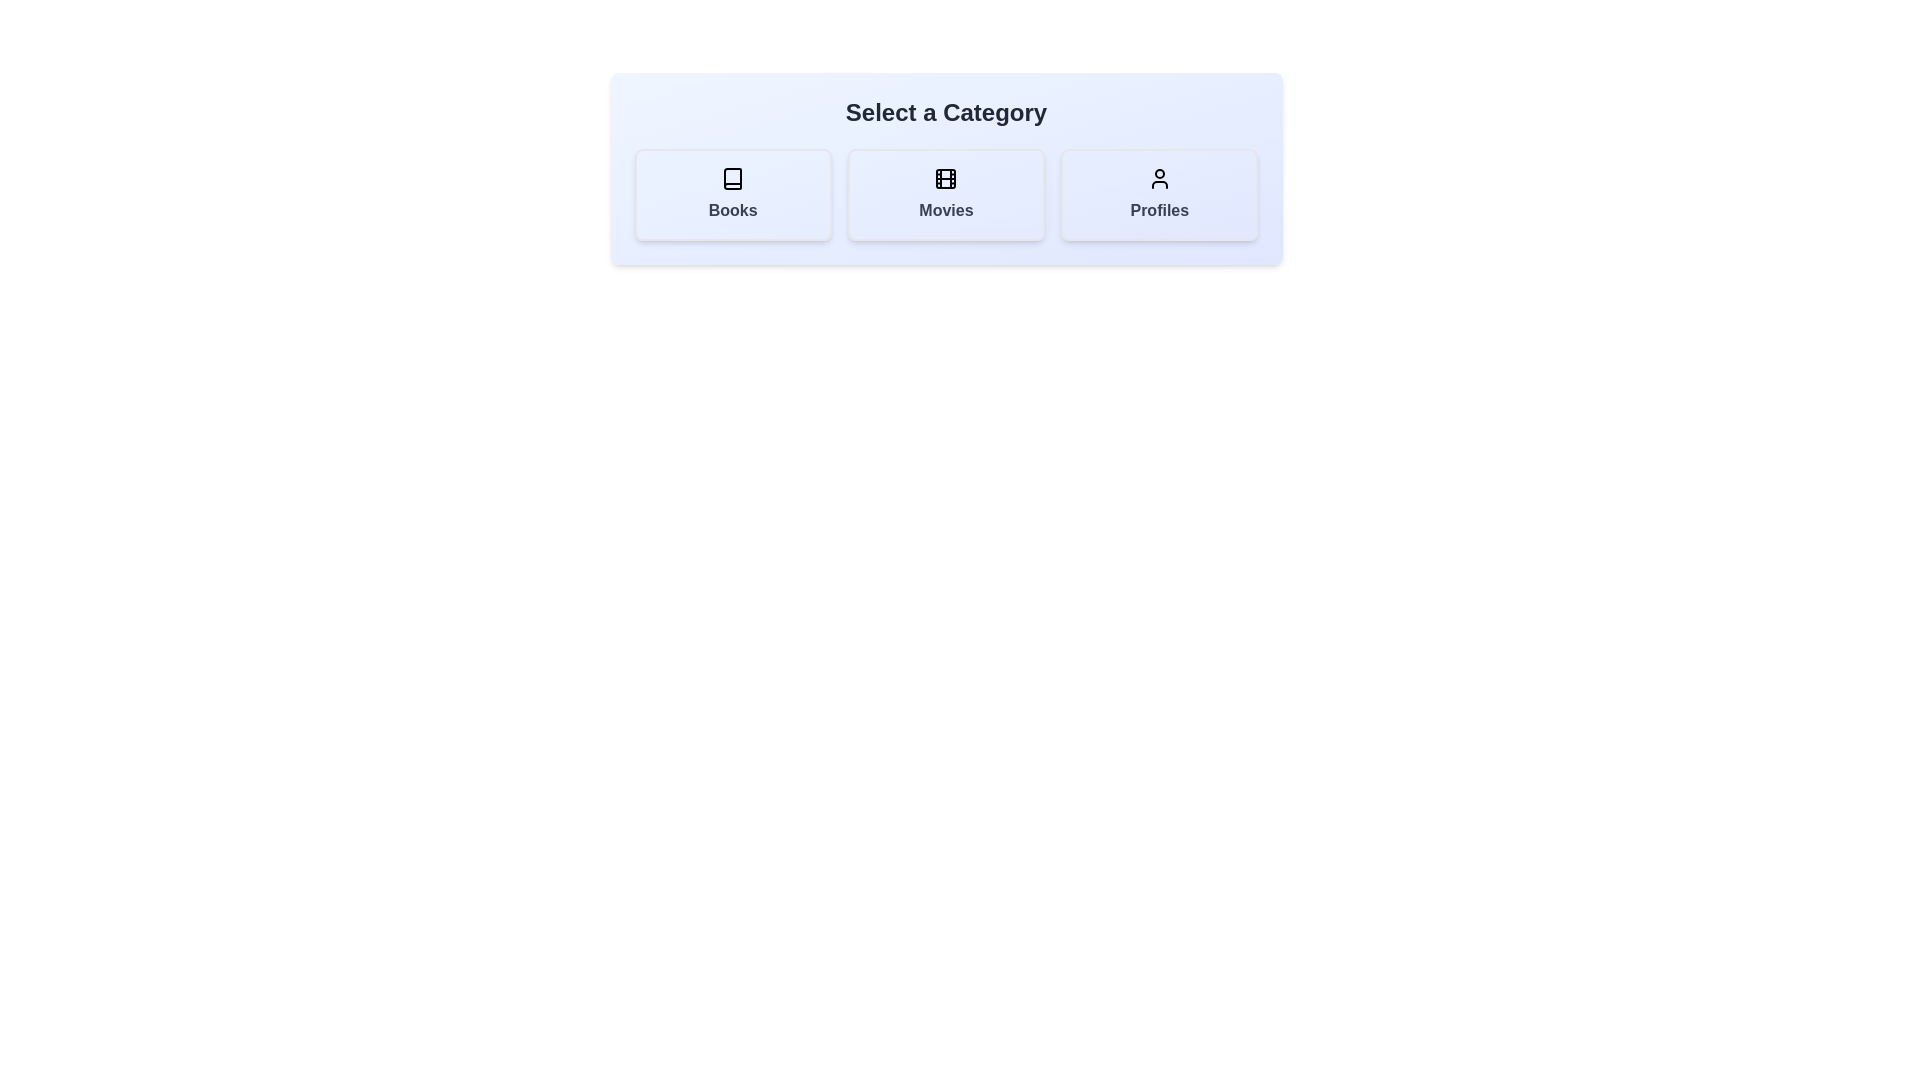  Describe the element at coordinates (1158, 195) in the screenshot. I see `the category Profiles by clicking on it` at that location.